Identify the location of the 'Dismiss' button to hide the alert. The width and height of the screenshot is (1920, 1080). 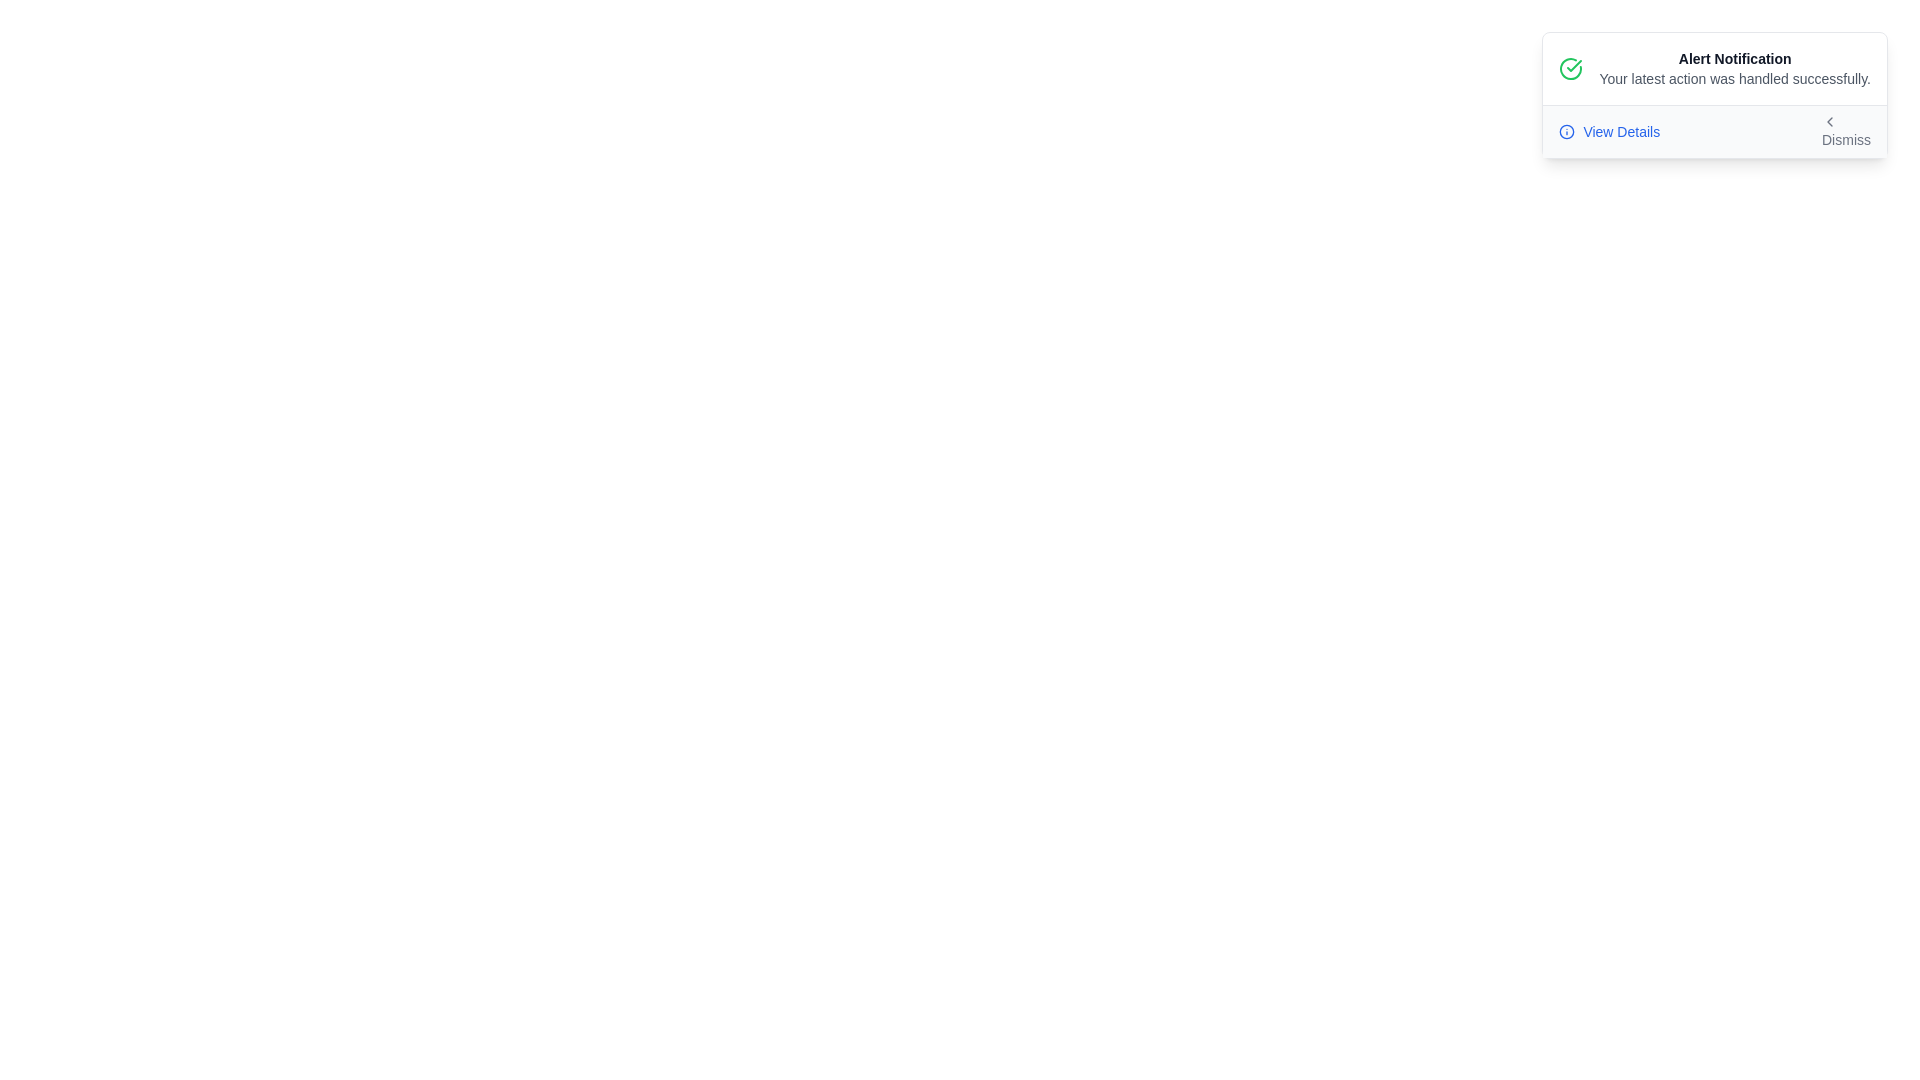
(1845, 131).